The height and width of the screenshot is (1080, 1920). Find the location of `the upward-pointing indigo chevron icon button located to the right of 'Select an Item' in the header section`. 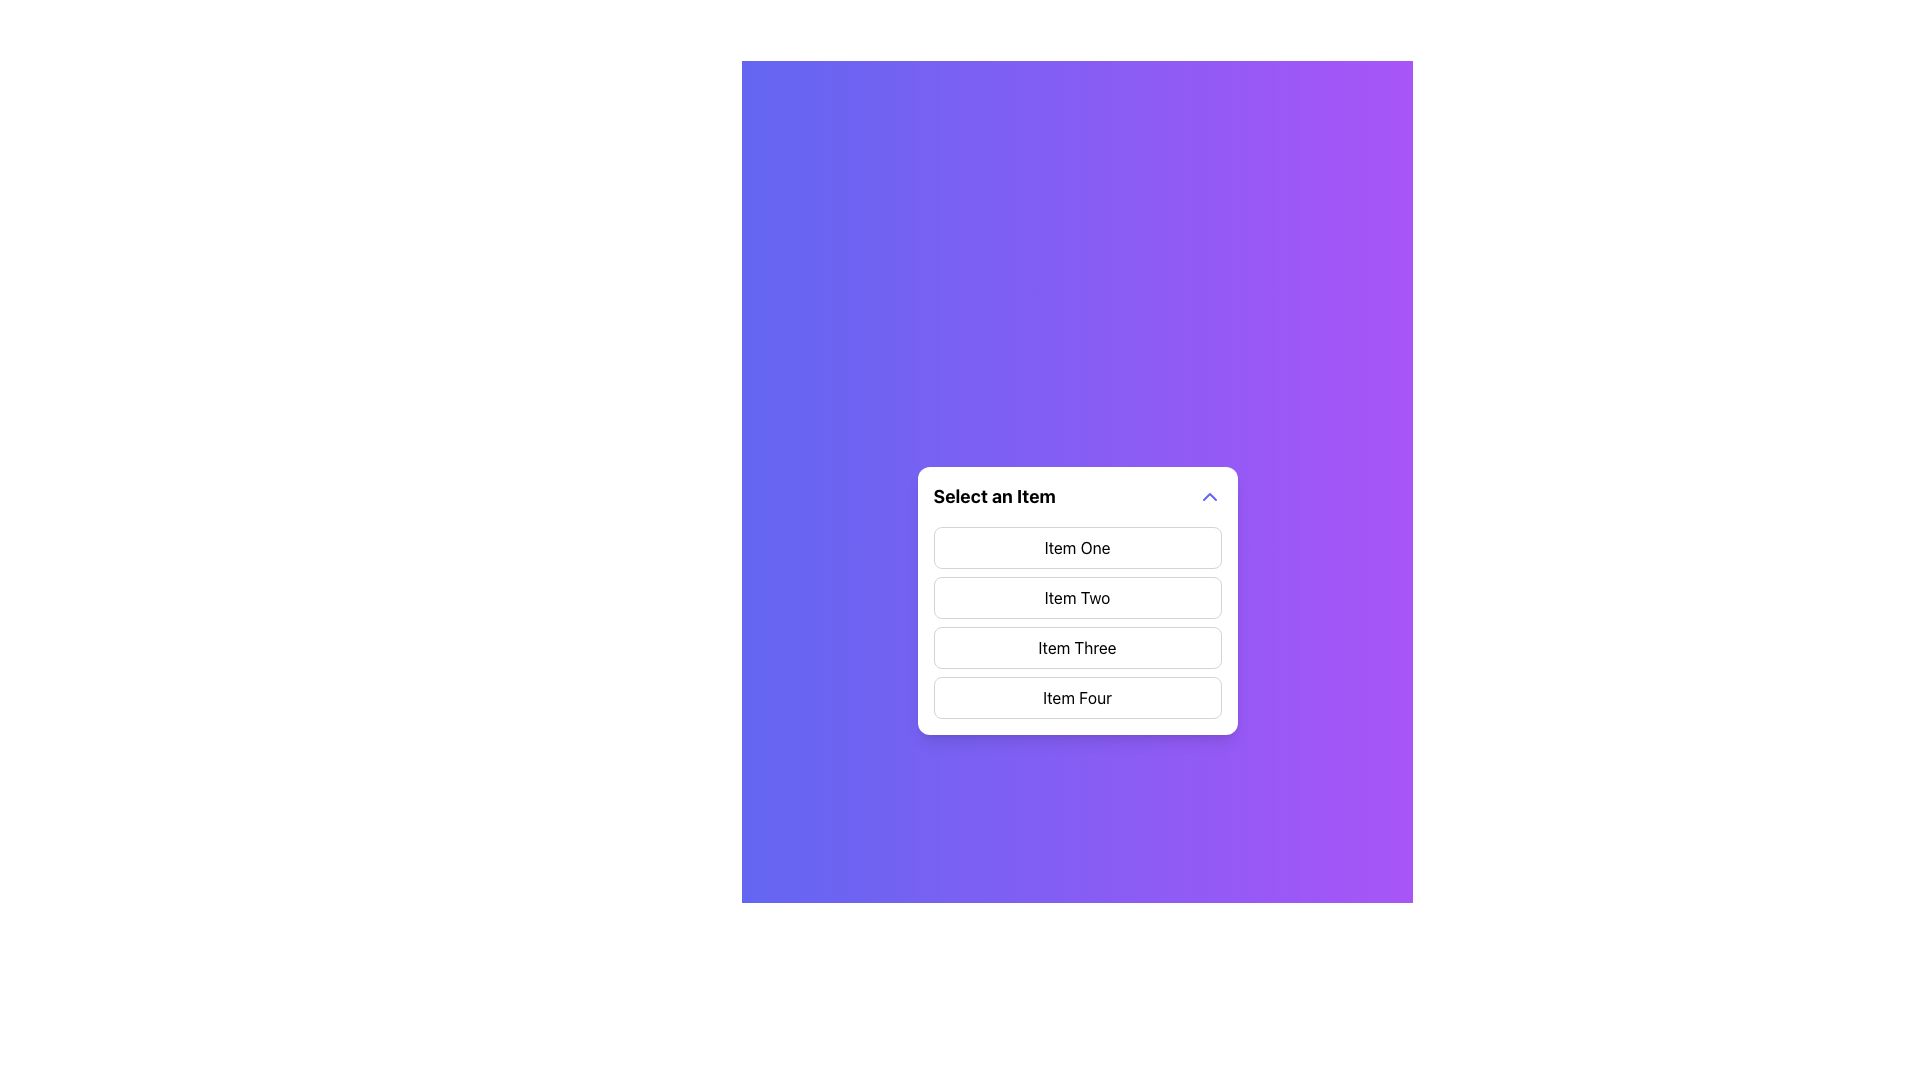

the upward-pointing indigo chevron icon button located to the right of 'Select an Item' in the header section is located at coordinates (1208, 496).